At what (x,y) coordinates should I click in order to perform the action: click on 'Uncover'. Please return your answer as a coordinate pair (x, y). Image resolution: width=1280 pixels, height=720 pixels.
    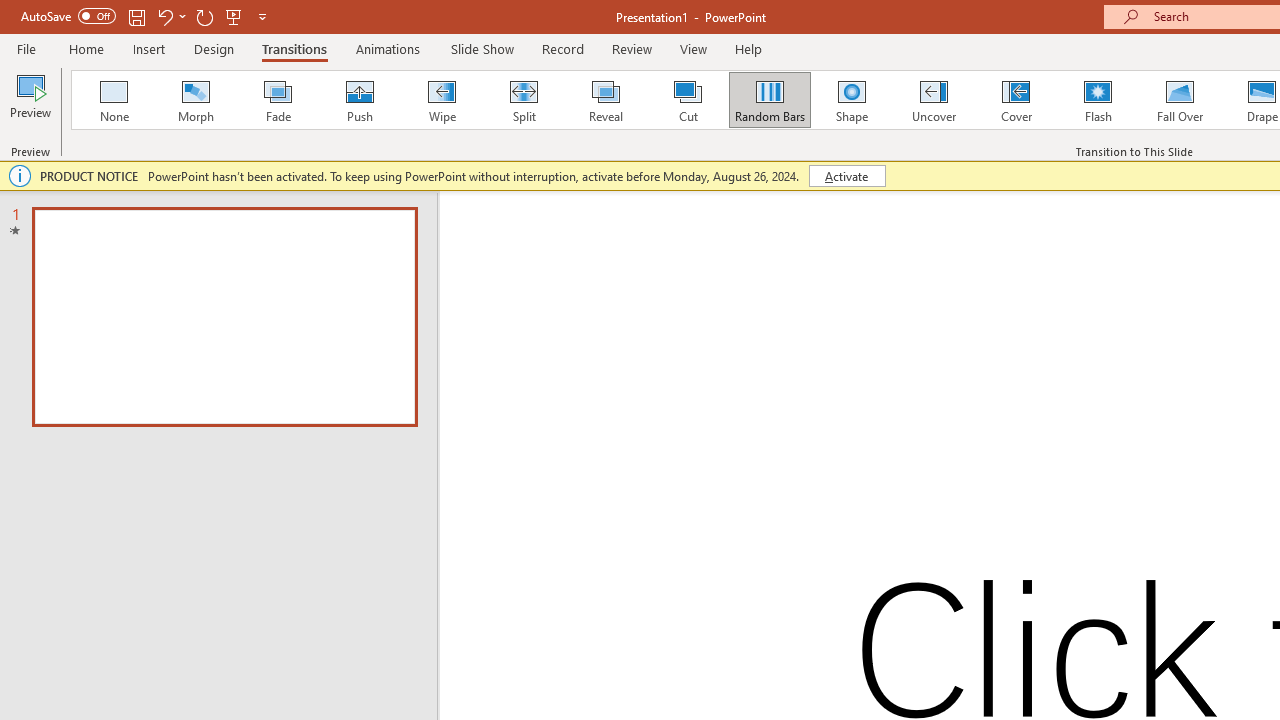
    Looking at the image, I should click on (933, 100).